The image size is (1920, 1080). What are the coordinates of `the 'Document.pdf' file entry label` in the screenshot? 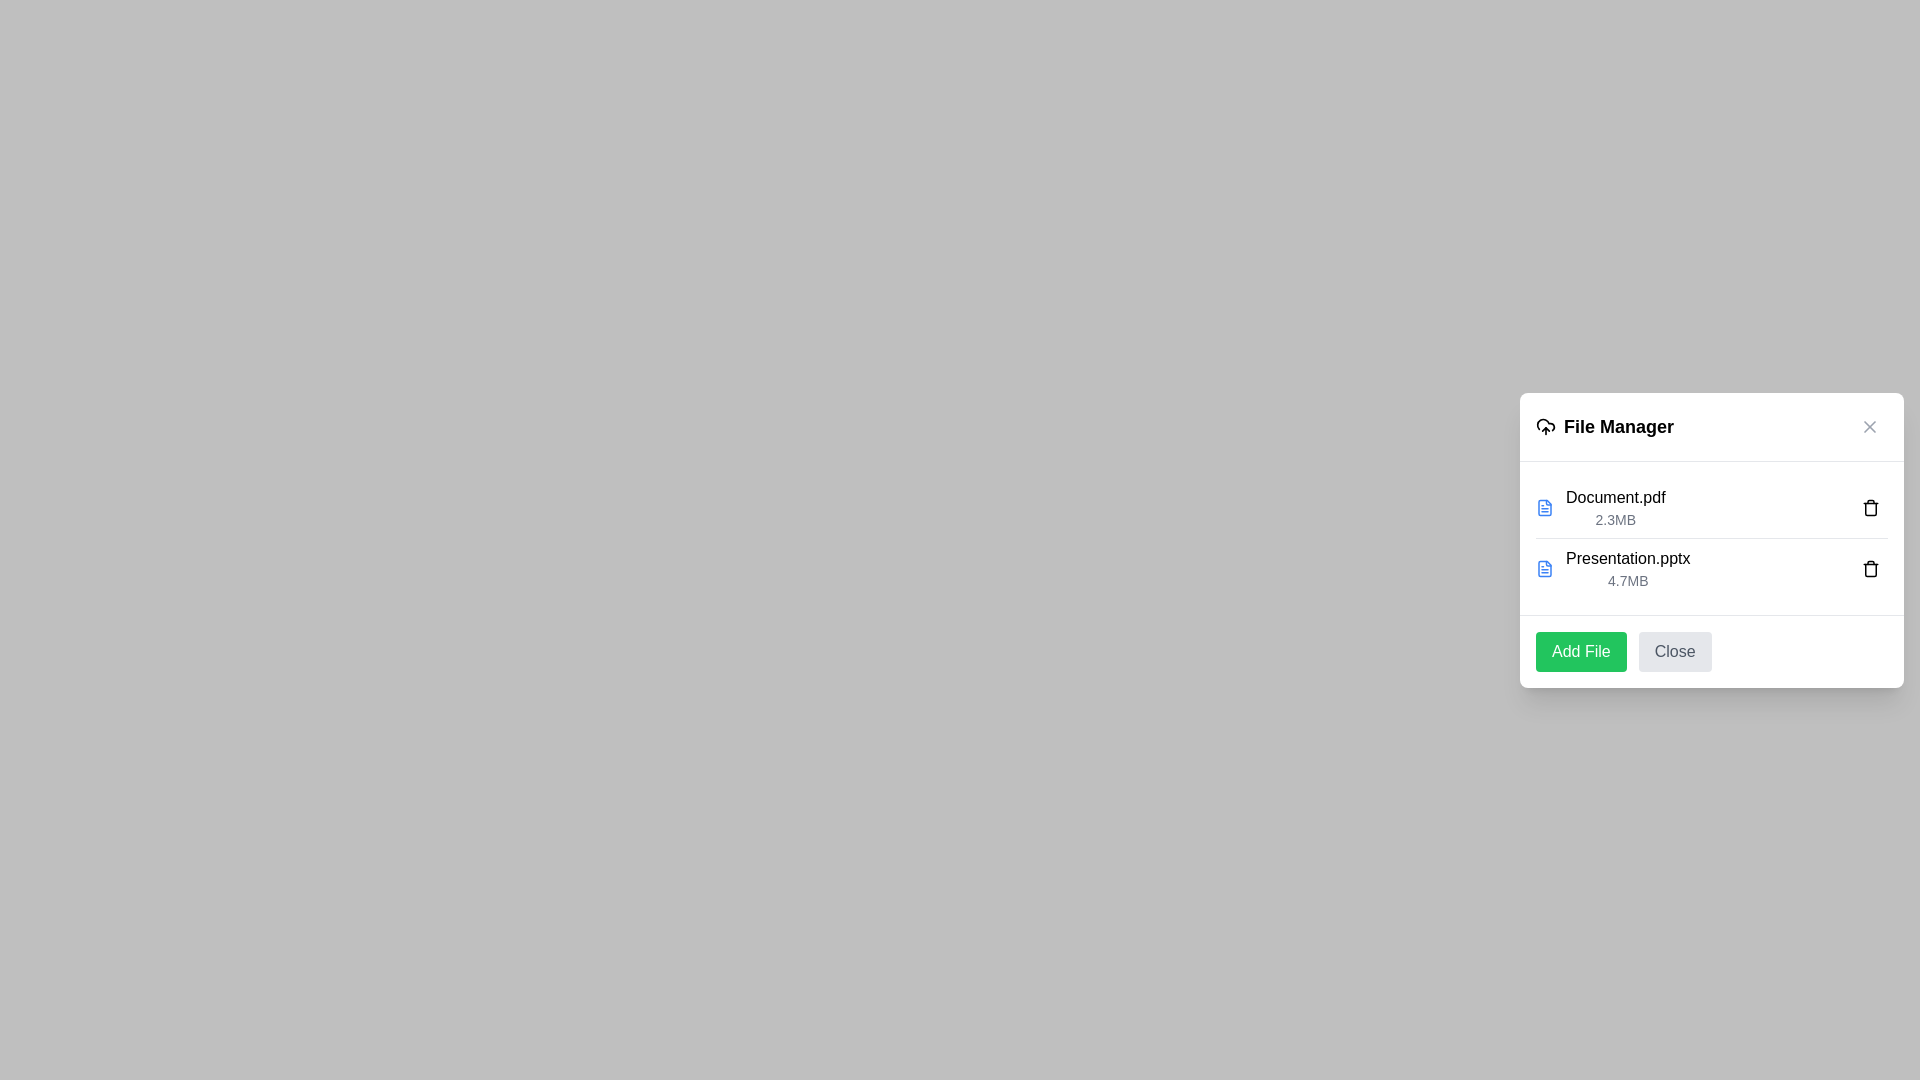 It's located at (1615, 506).